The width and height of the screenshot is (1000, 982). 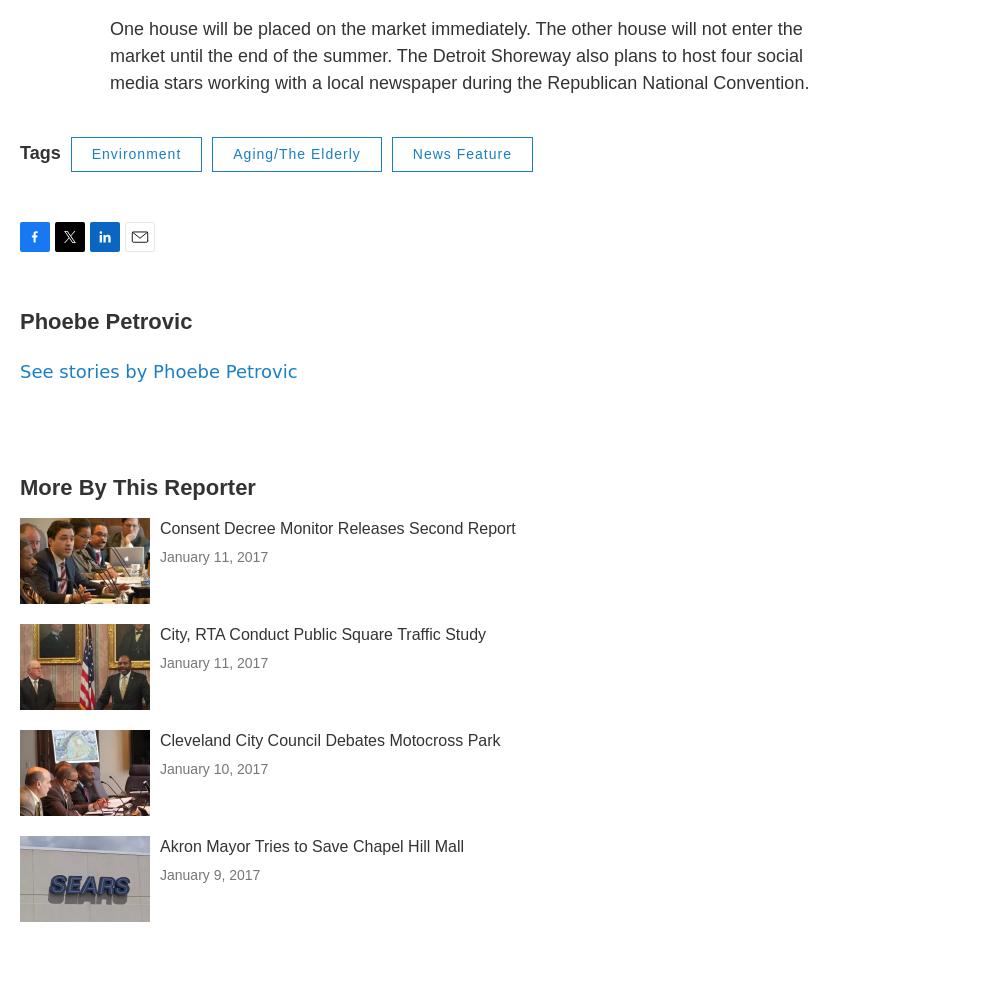 What do you see at coordinates (137, 486) in the screenshot?
I see `'More by this reporter'` at bounding box center [137, 486].